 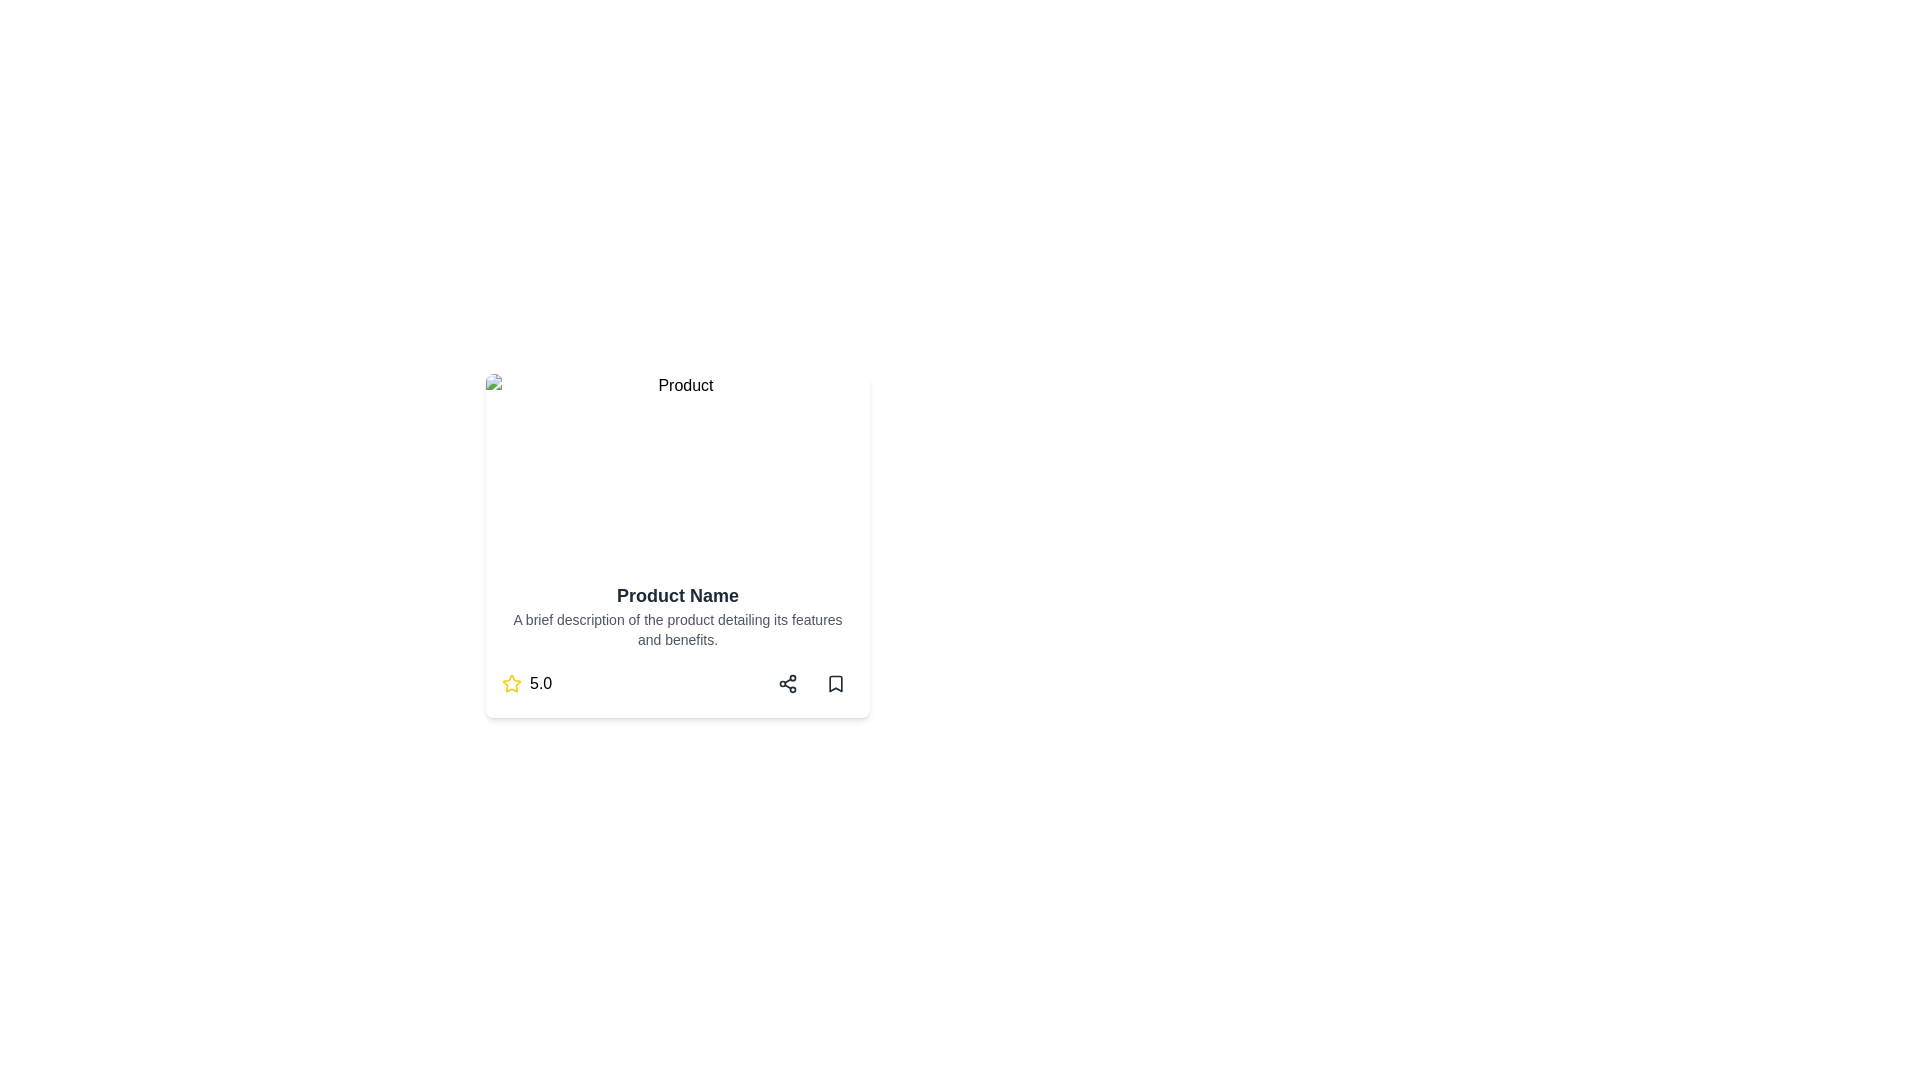 I want to click on the sharing button, which features an icon of three connected dots, located at the bottom right of the product card, so click(x=786, y=682).